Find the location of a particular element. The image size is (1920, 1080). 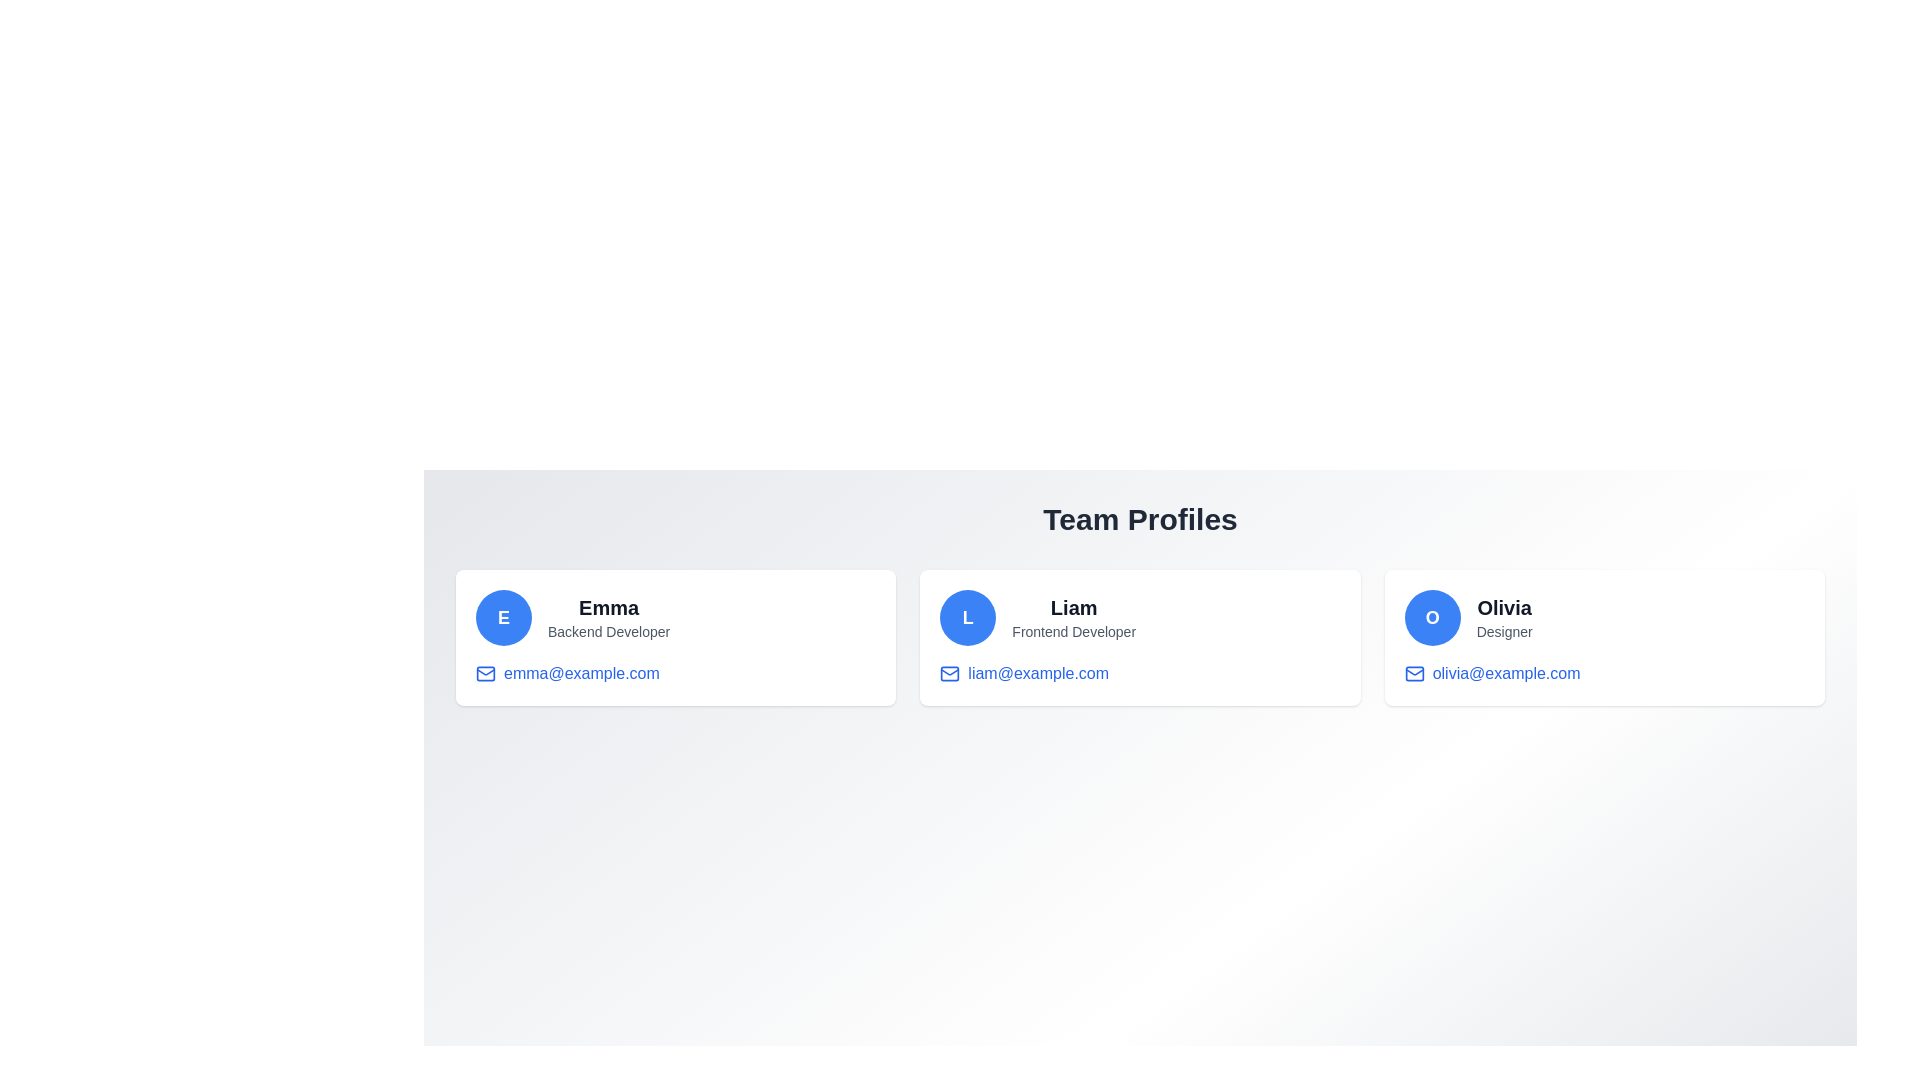

the text display containing 'Emma' and 'Backend Developer' is located at coordinates (608, 616).